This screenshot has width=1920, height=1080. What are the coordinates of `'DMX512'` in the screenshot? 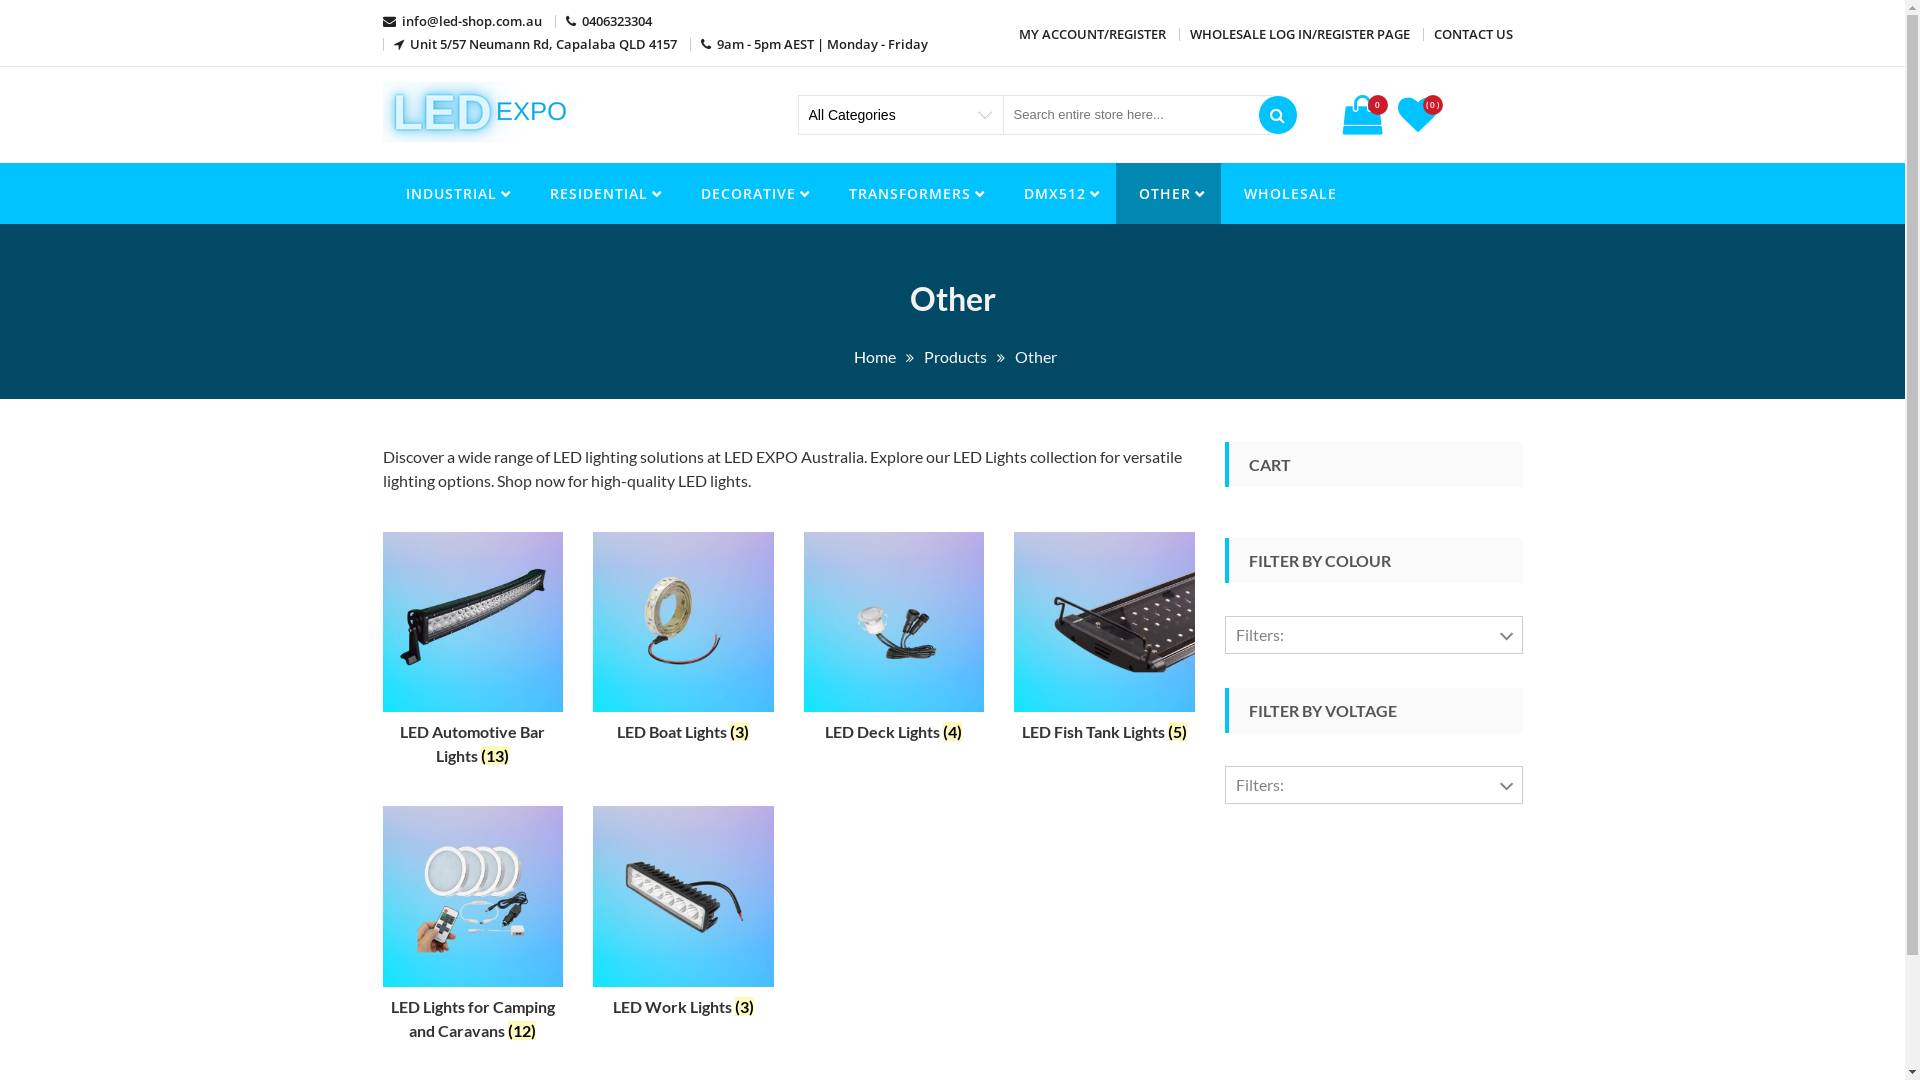 It's located at (1056, 193).